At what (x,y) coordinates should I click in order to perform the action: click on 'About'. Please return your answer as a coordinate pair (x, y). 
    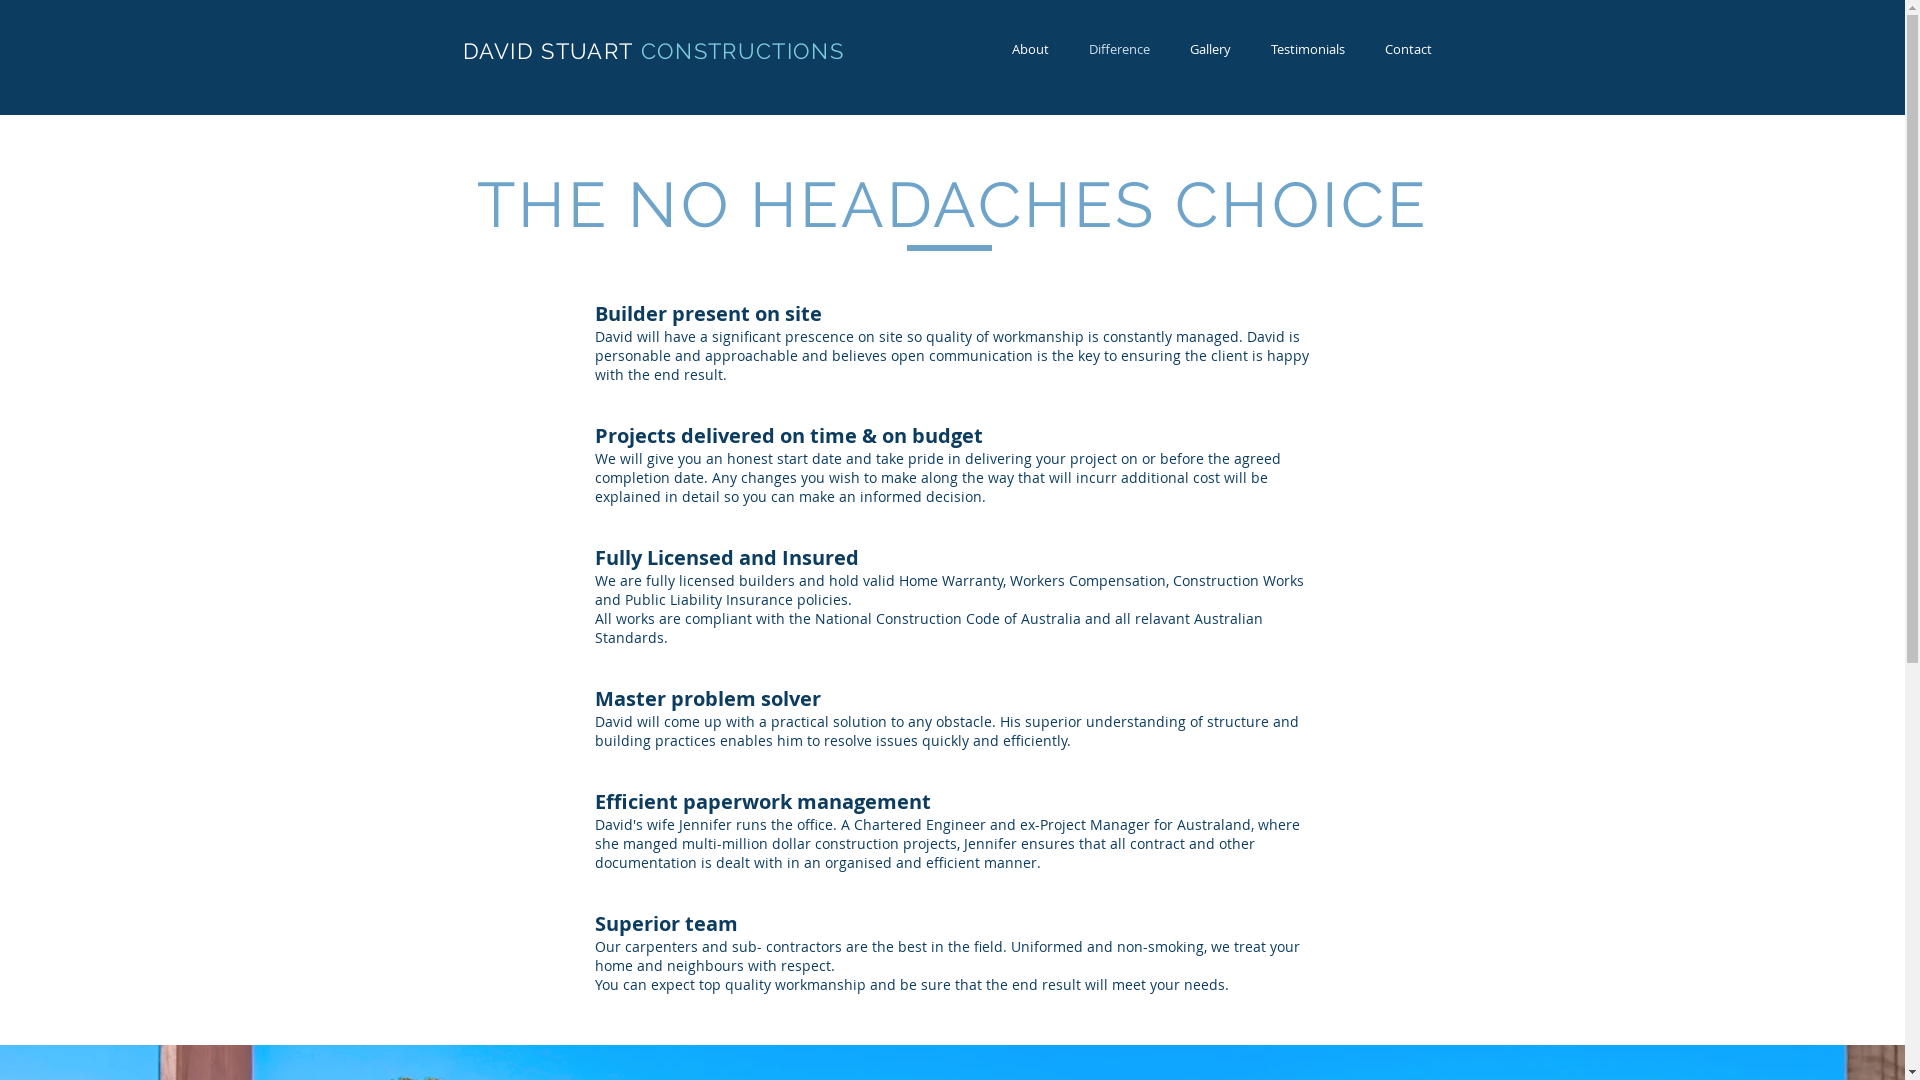
    Looking at the image, I should click on (1030, 48).